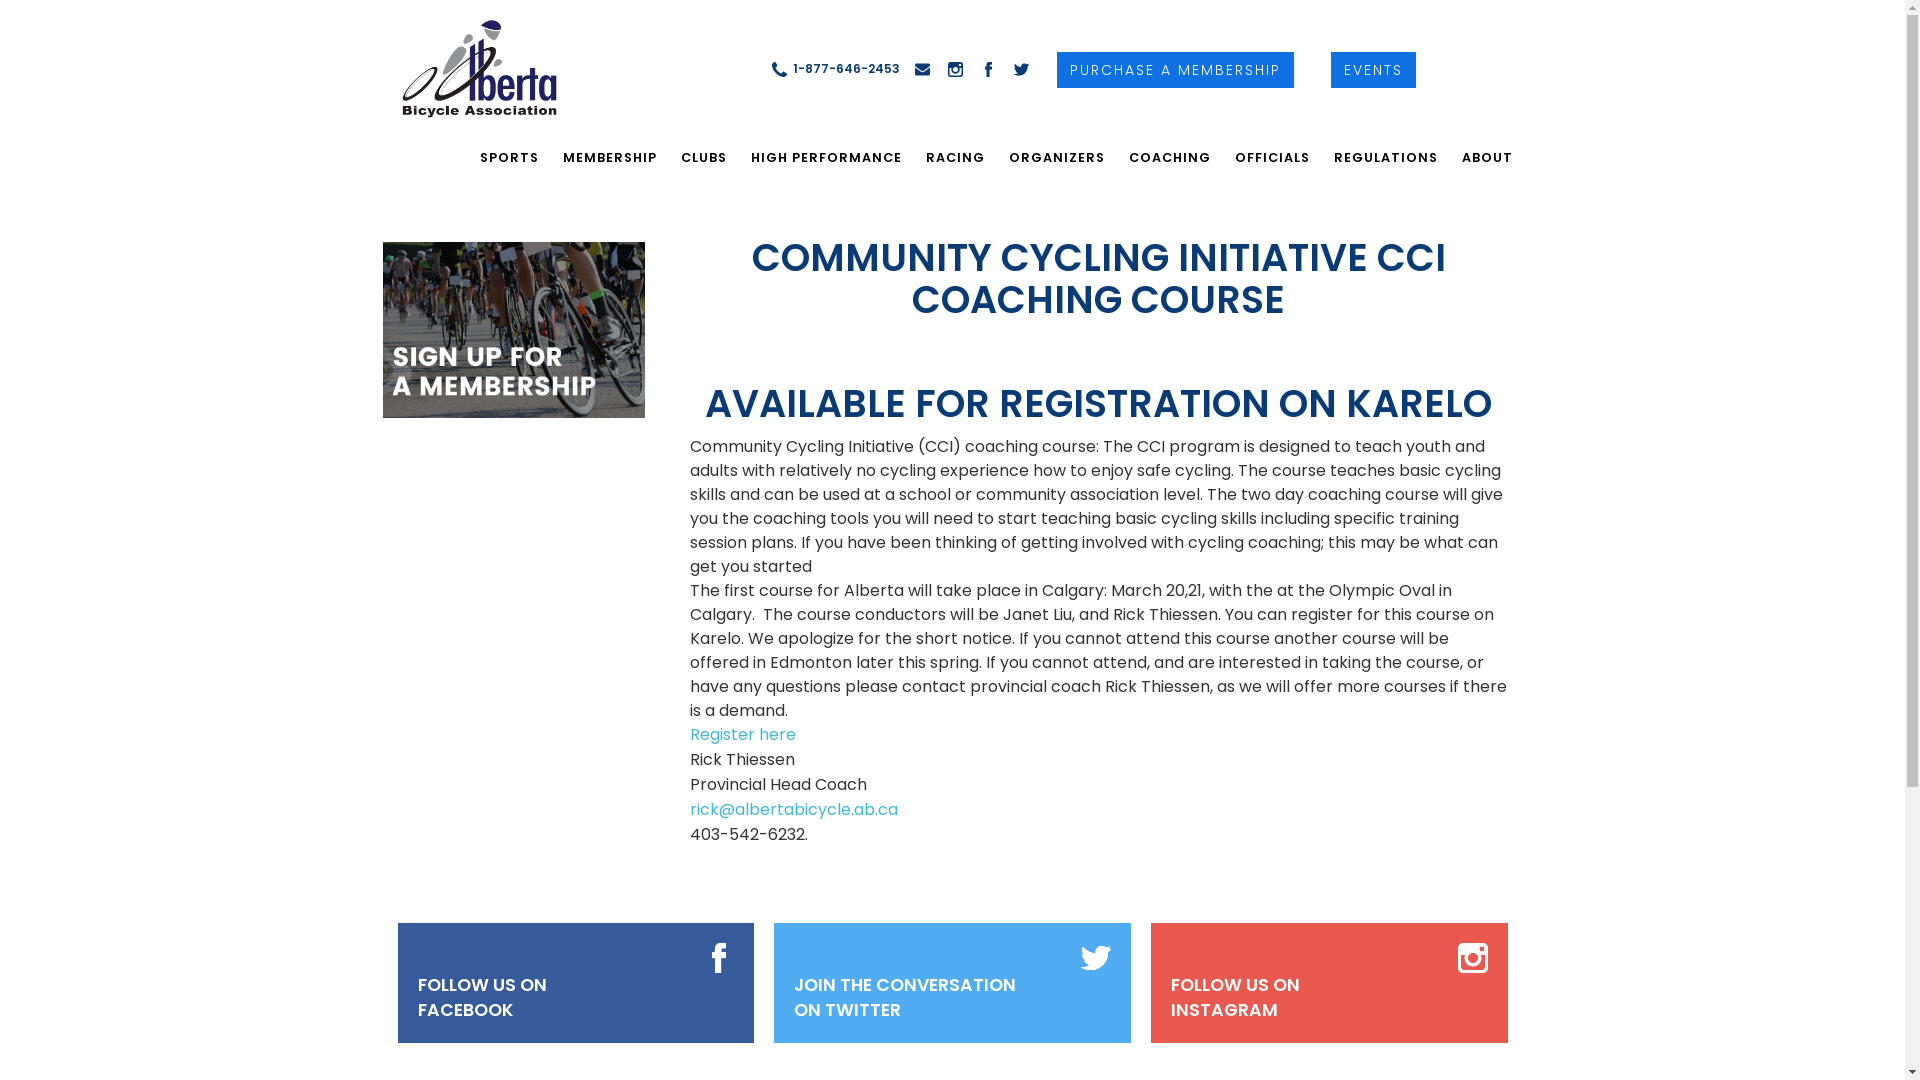  I want to click on 'REGULATIONS', so click(1385, 157).